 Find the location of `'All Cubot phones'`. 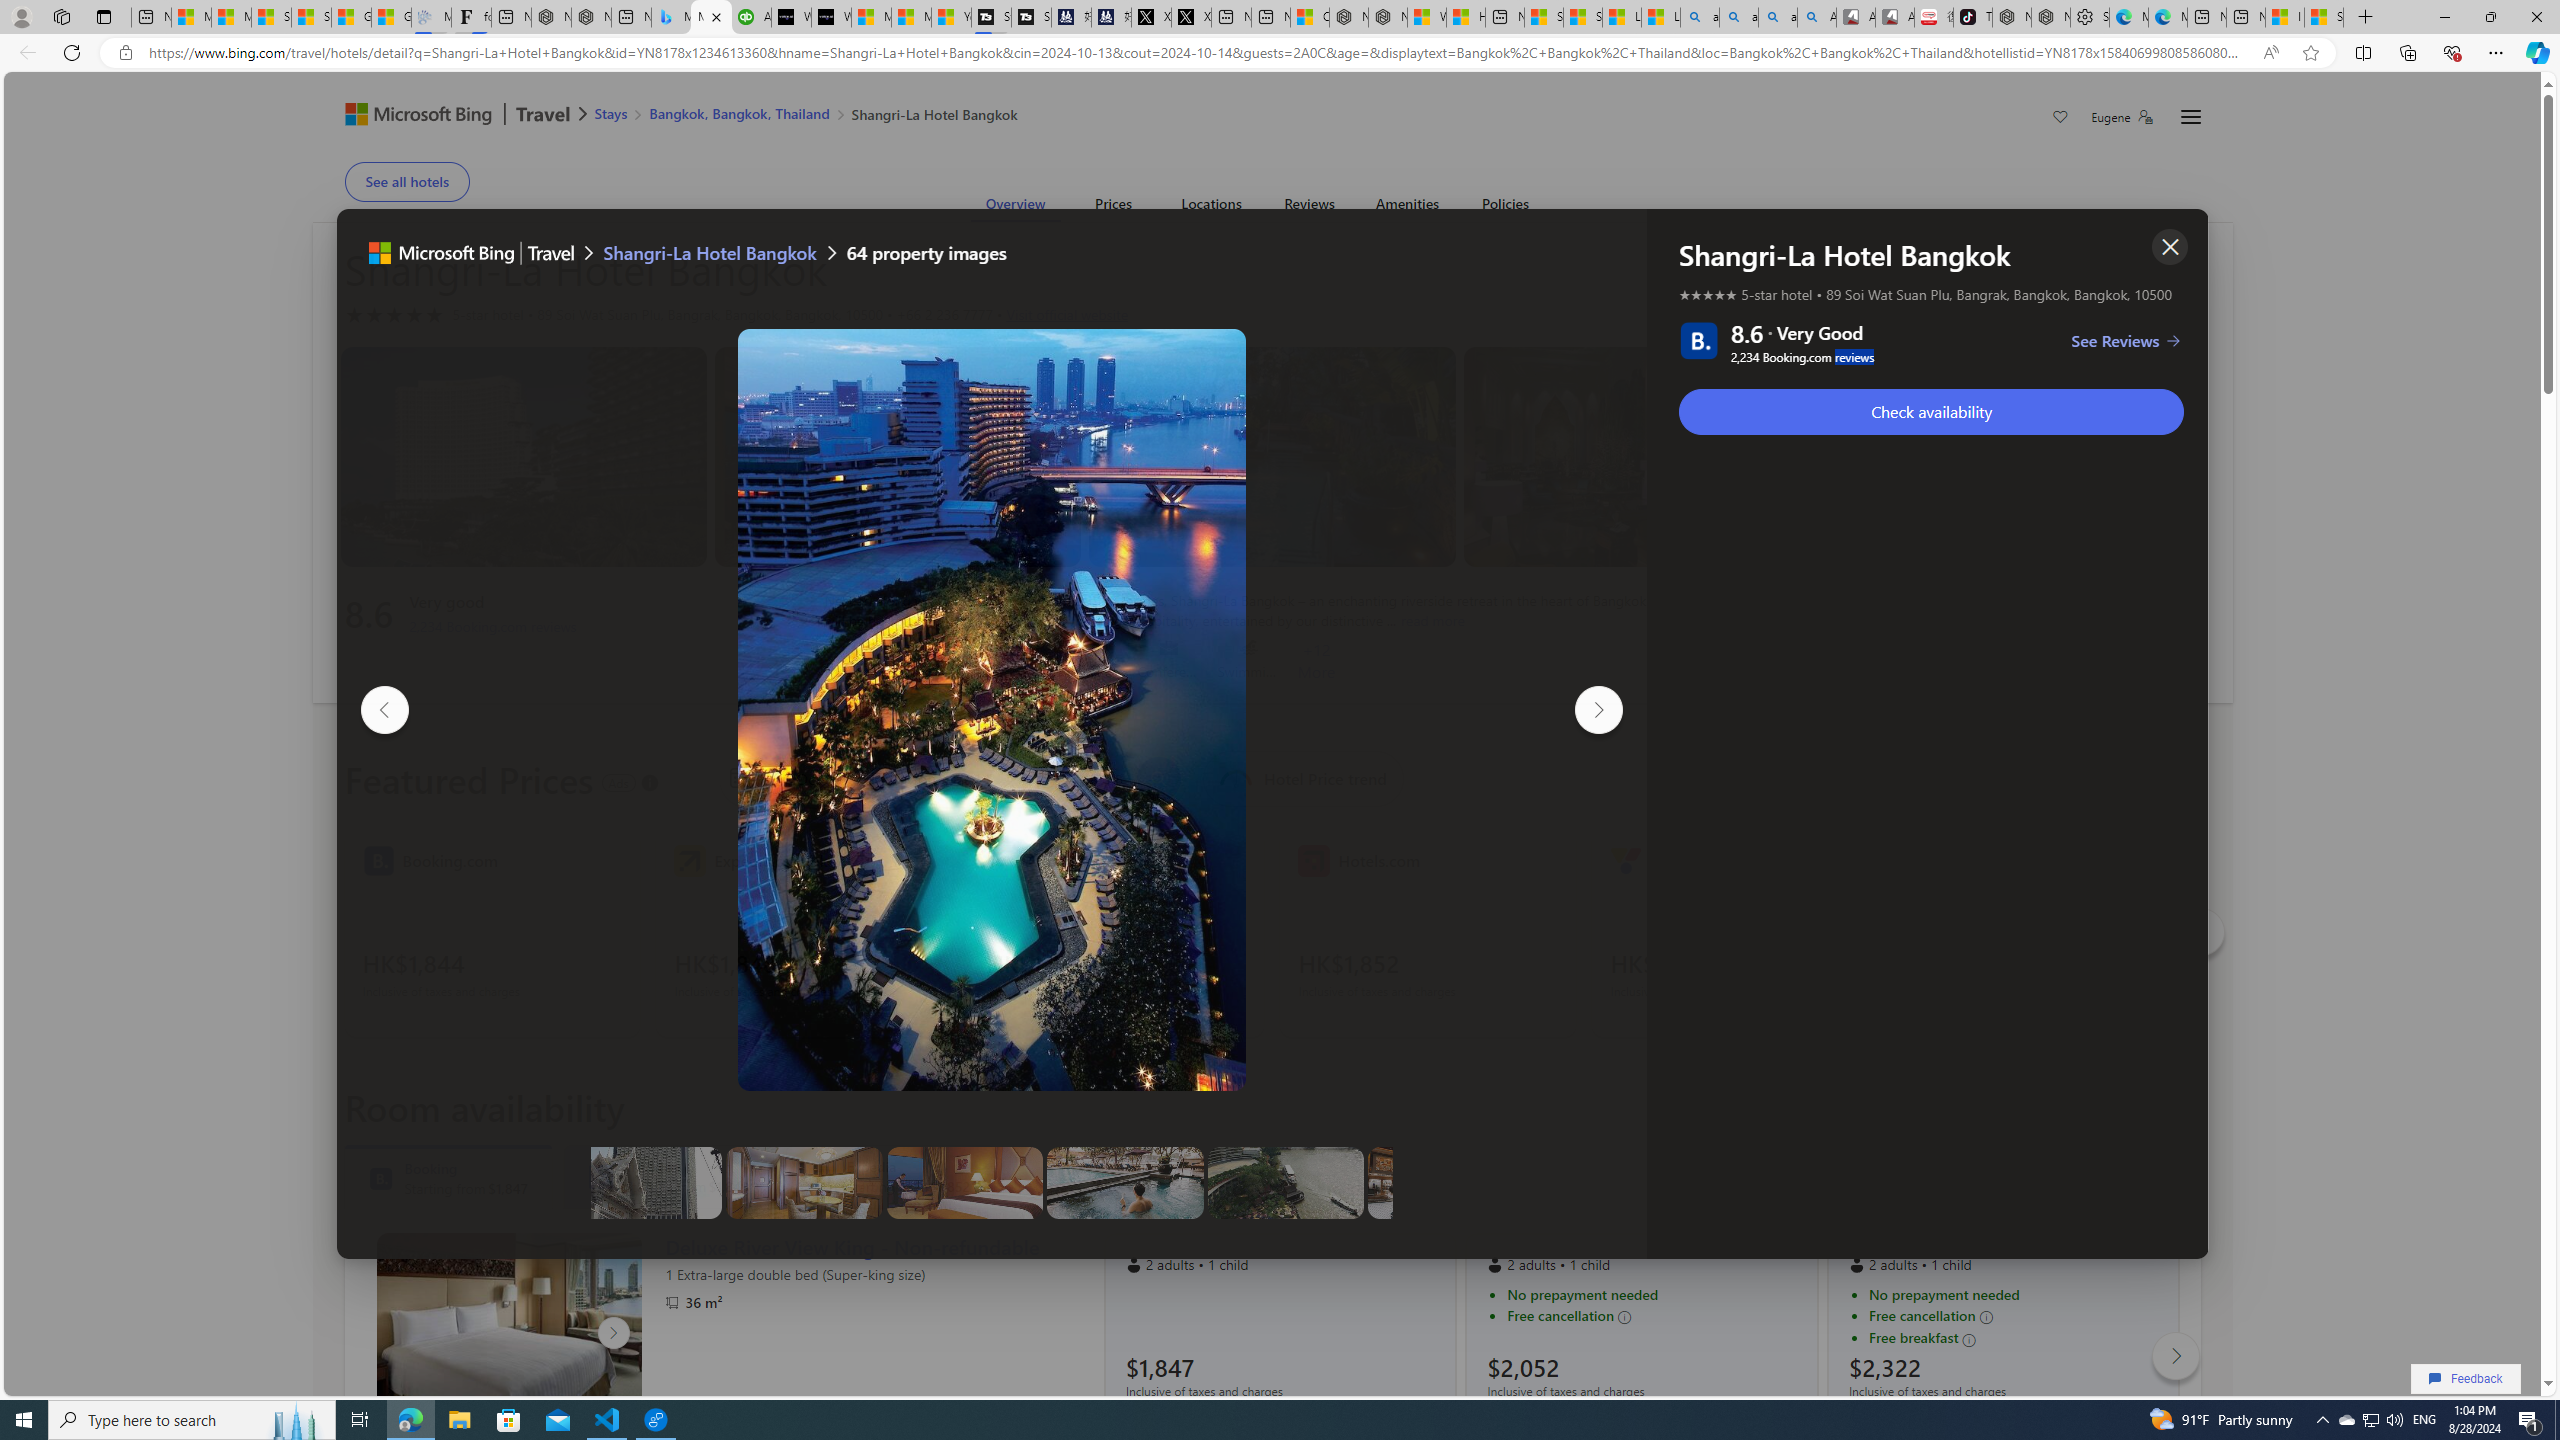

'All Cubot phones' is located at coordinates (1893, 16).